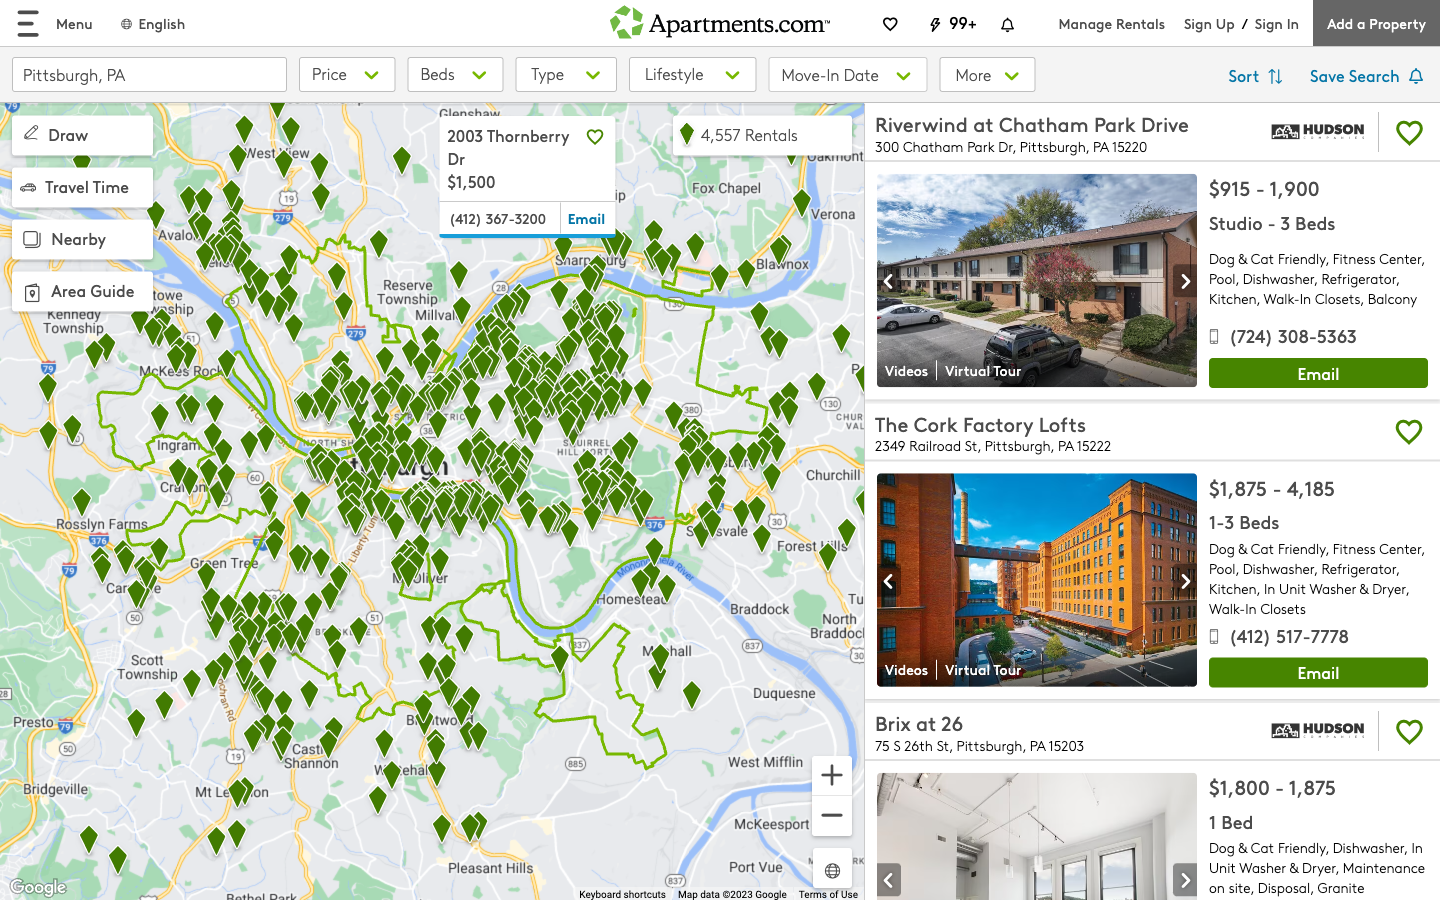 The height and width of the screenshot is (900, 1440). I want to click on the login page, so click(1276, 22).